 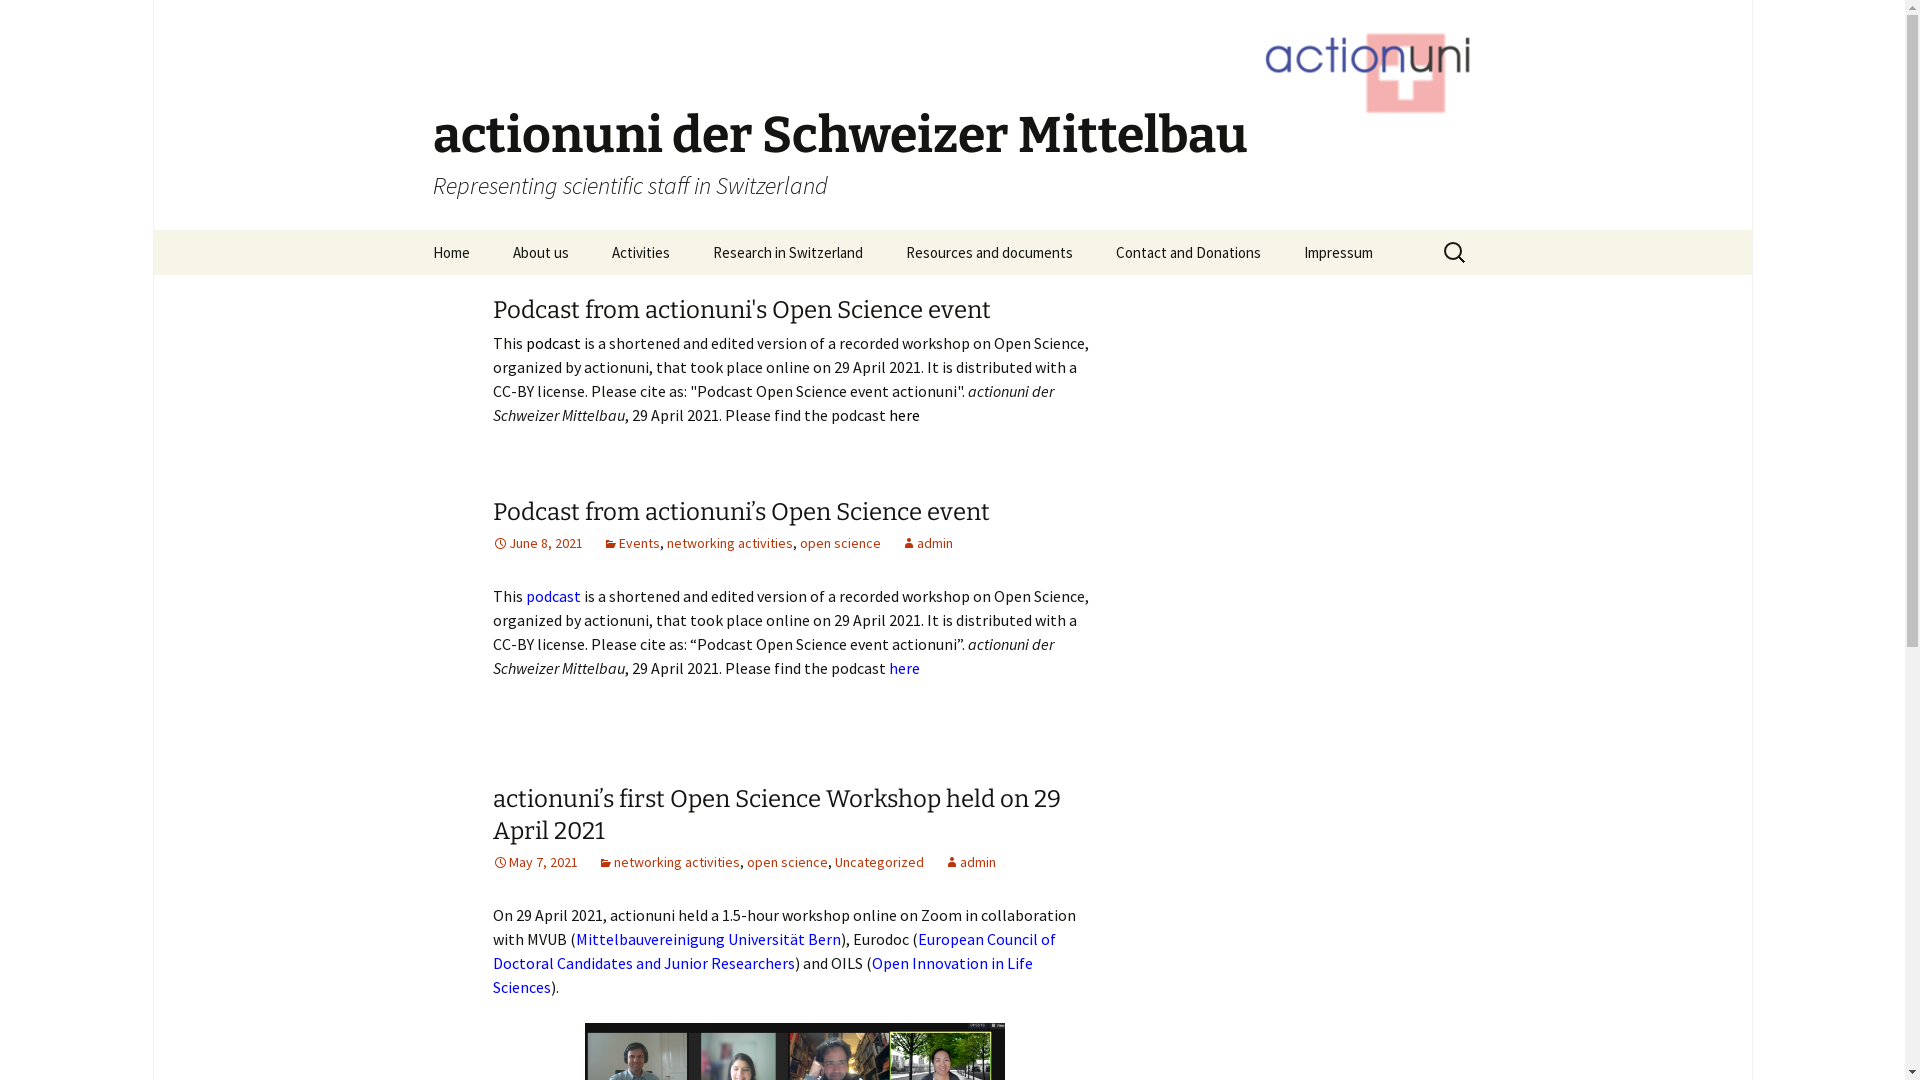 What do you see at coordinates (691, 297) in the screenshot?
I see `'PhD / Doctorate'` at bounding box center [691, 297].